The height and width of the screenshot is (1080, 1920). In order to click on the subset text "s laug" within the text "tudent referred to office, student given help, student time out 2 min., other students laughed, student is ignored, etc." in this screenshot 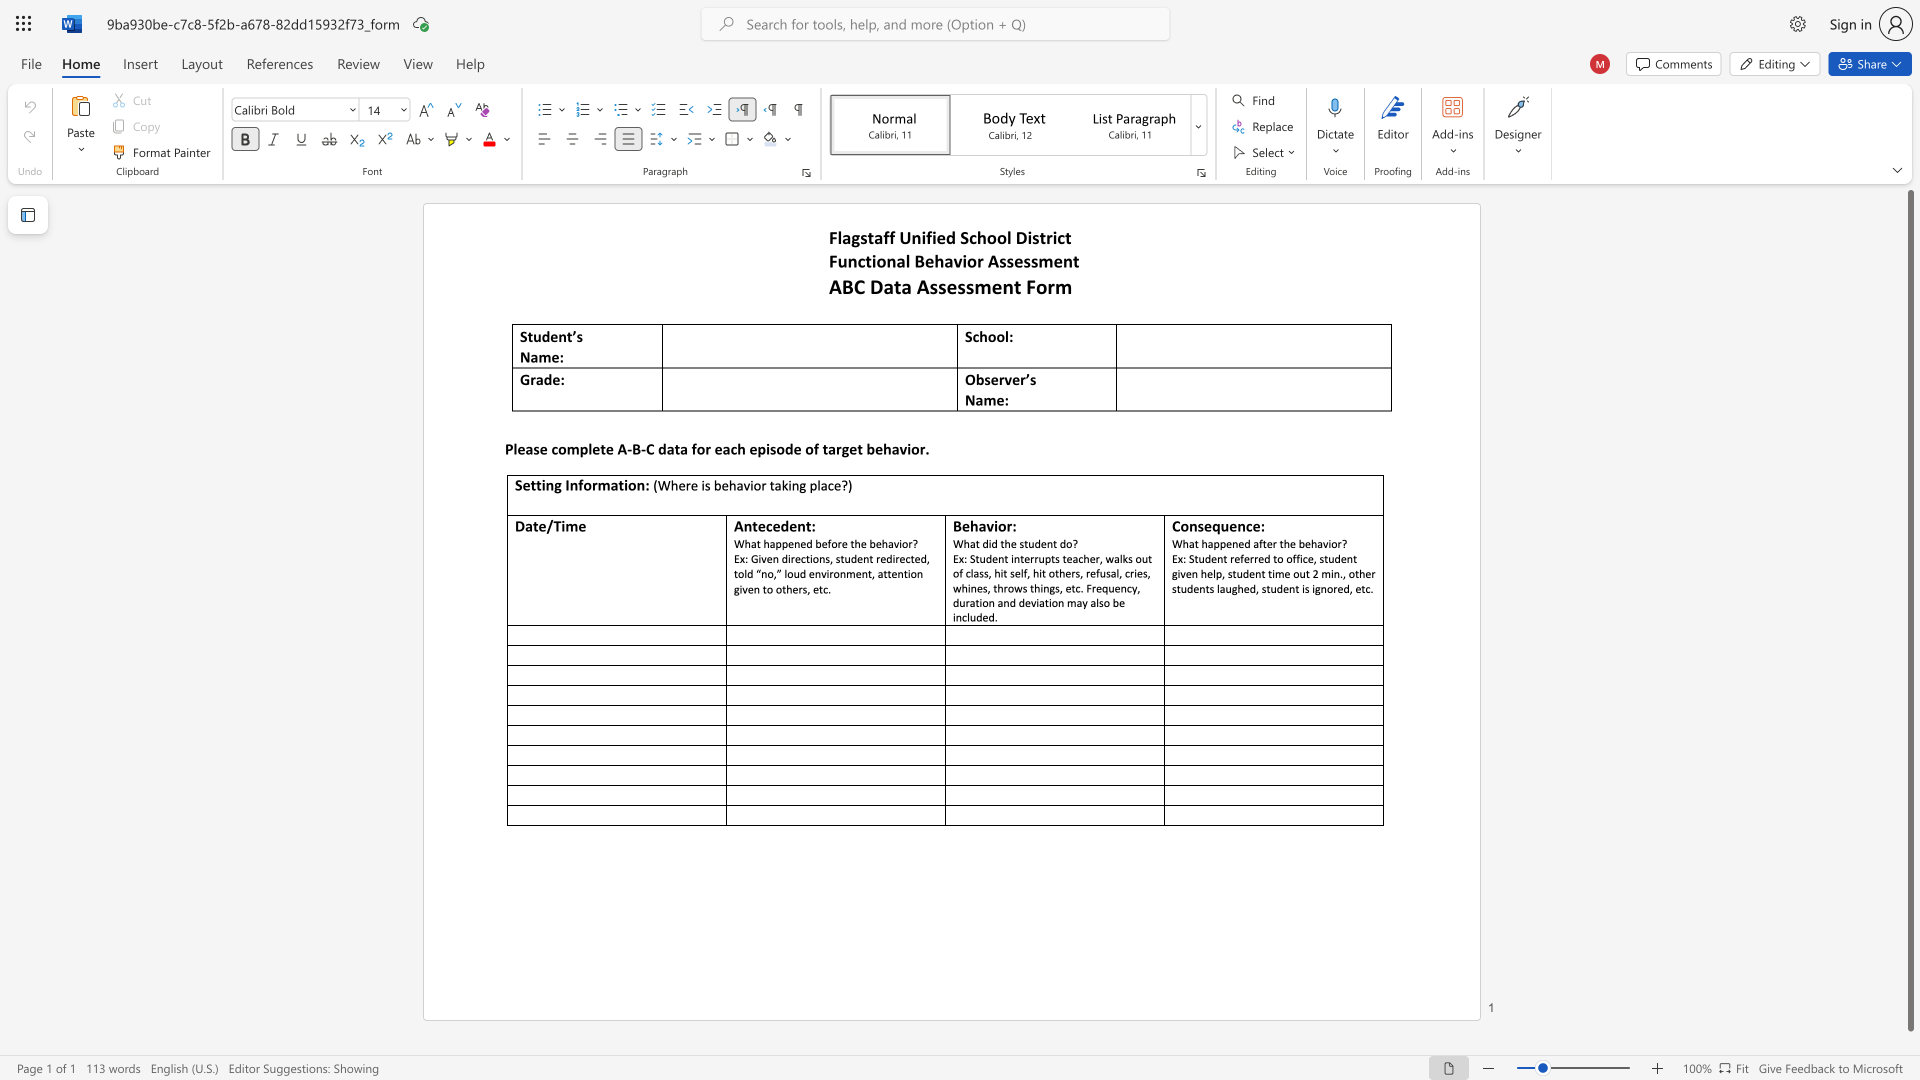, I will do `click(1208, 588)`.